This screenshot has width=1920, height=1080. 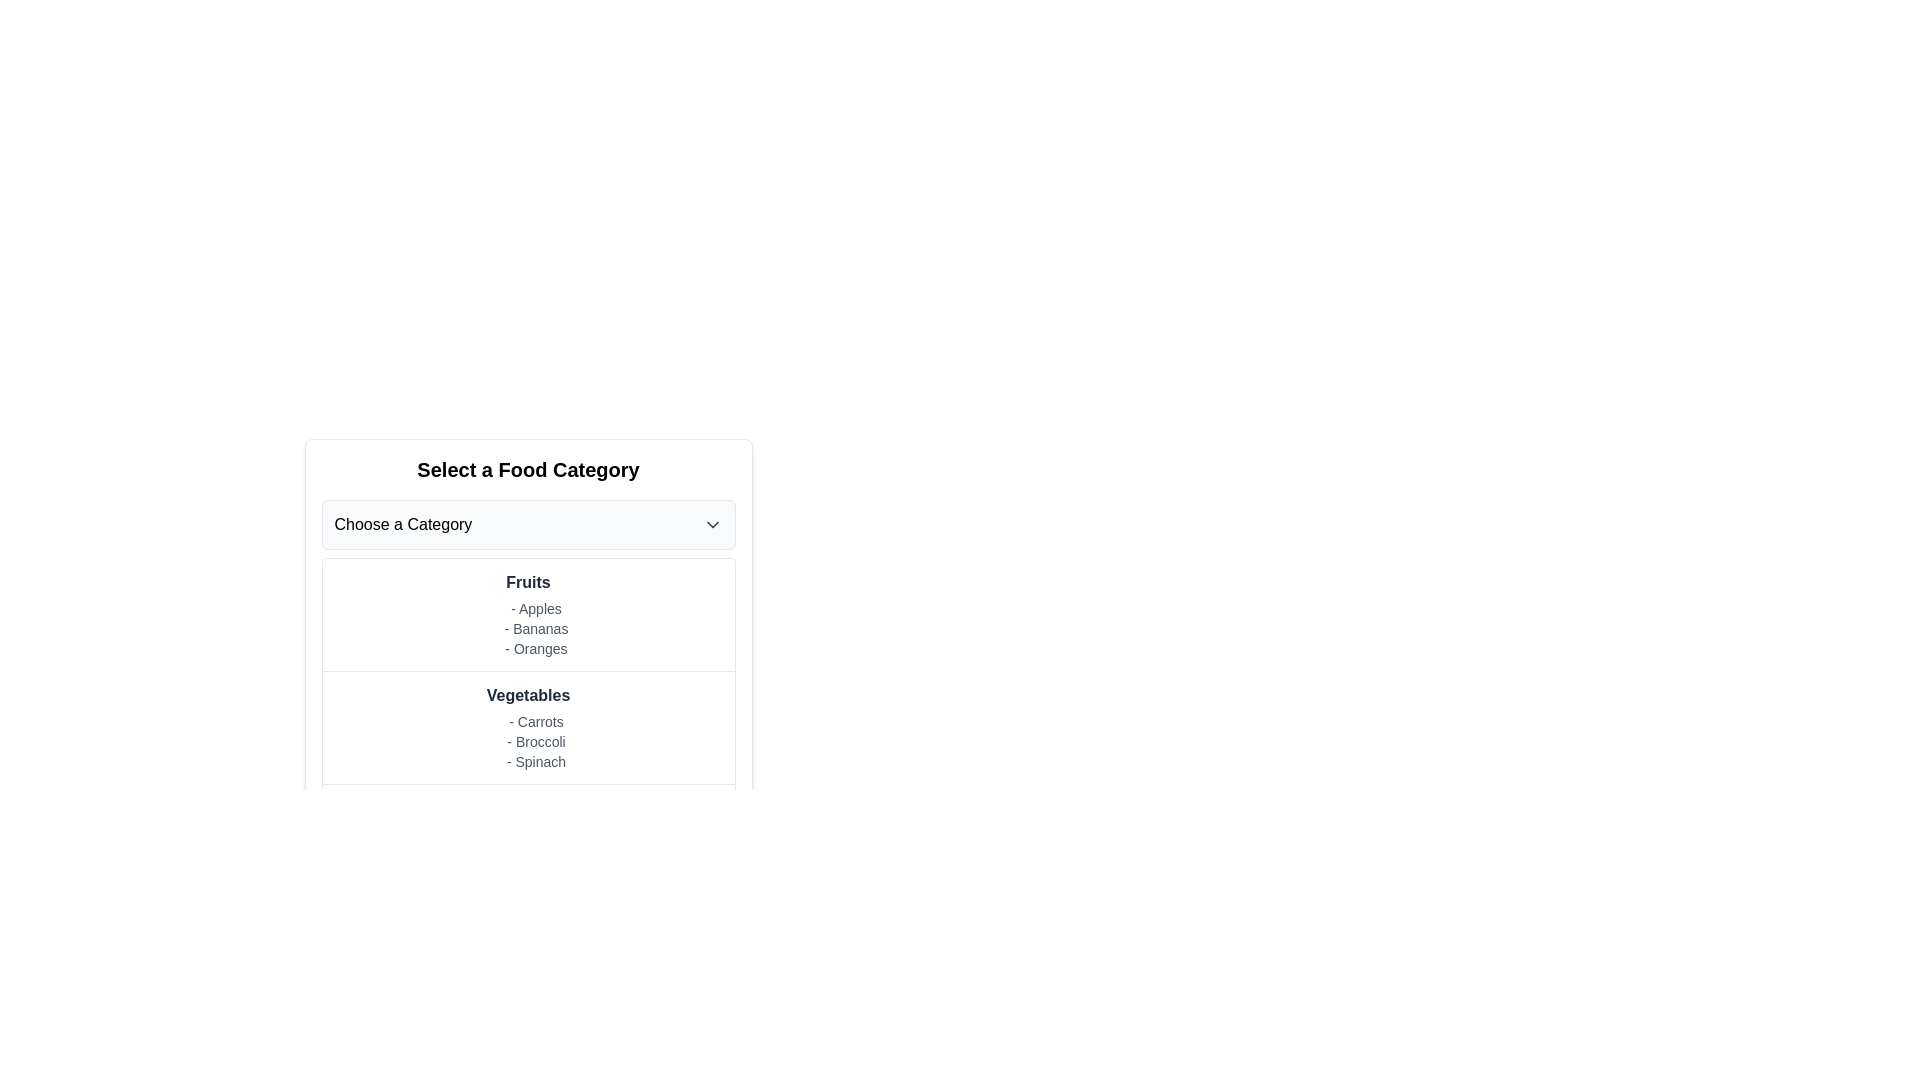 I want to click on the text element representing the list item '- Apples', which is the first item in the 'Fruits' category and appears indented within the section, so click(x=536, y=608).